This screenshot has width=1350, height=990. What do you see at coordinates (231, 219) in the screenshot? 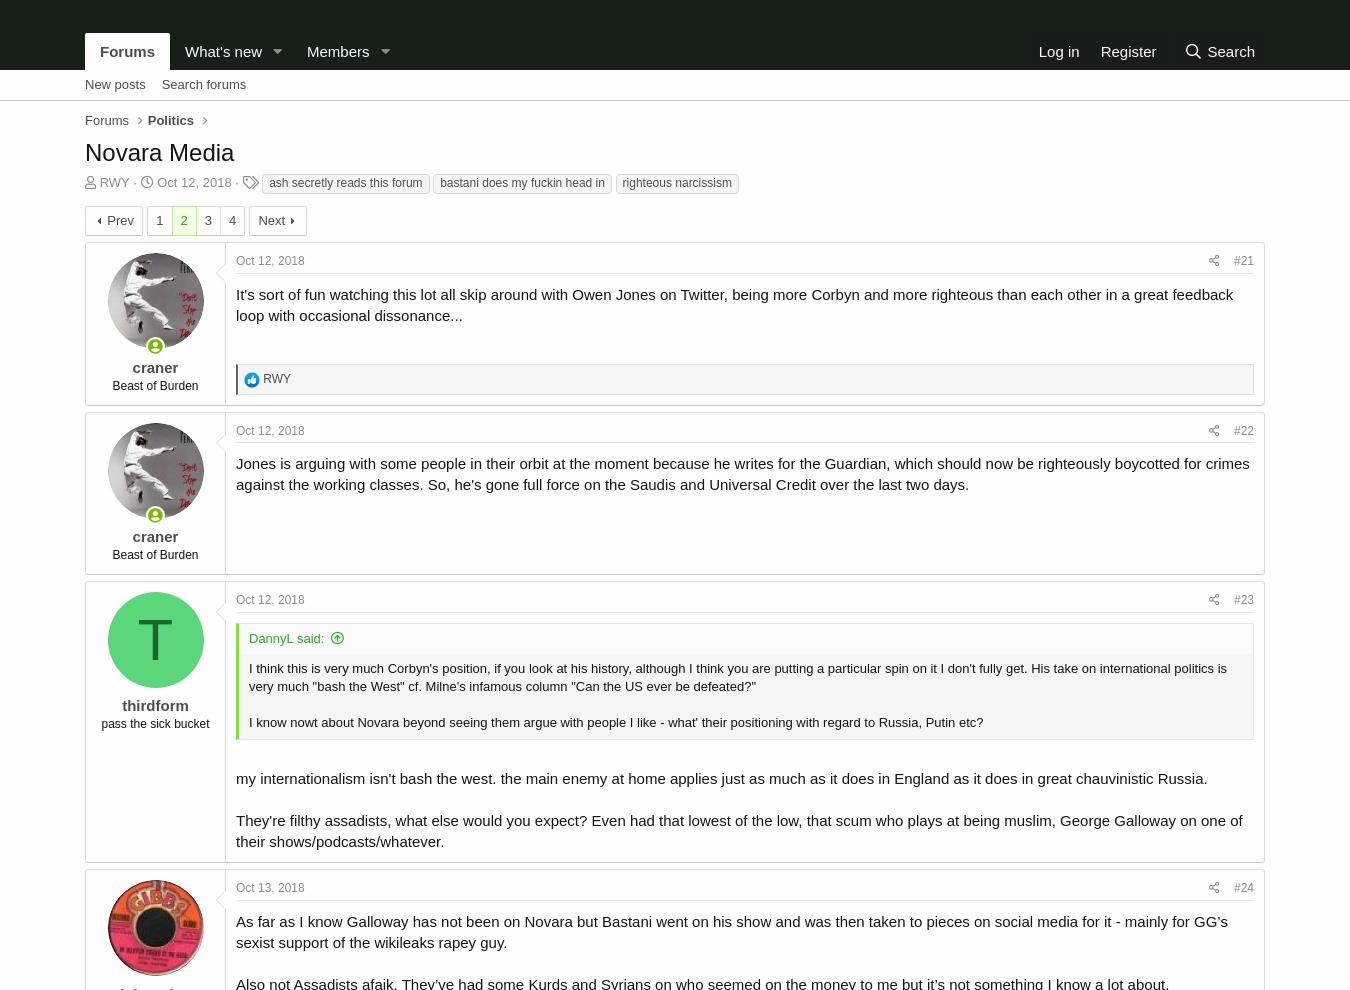
I see `'4'` at bounding box center [231, 219].